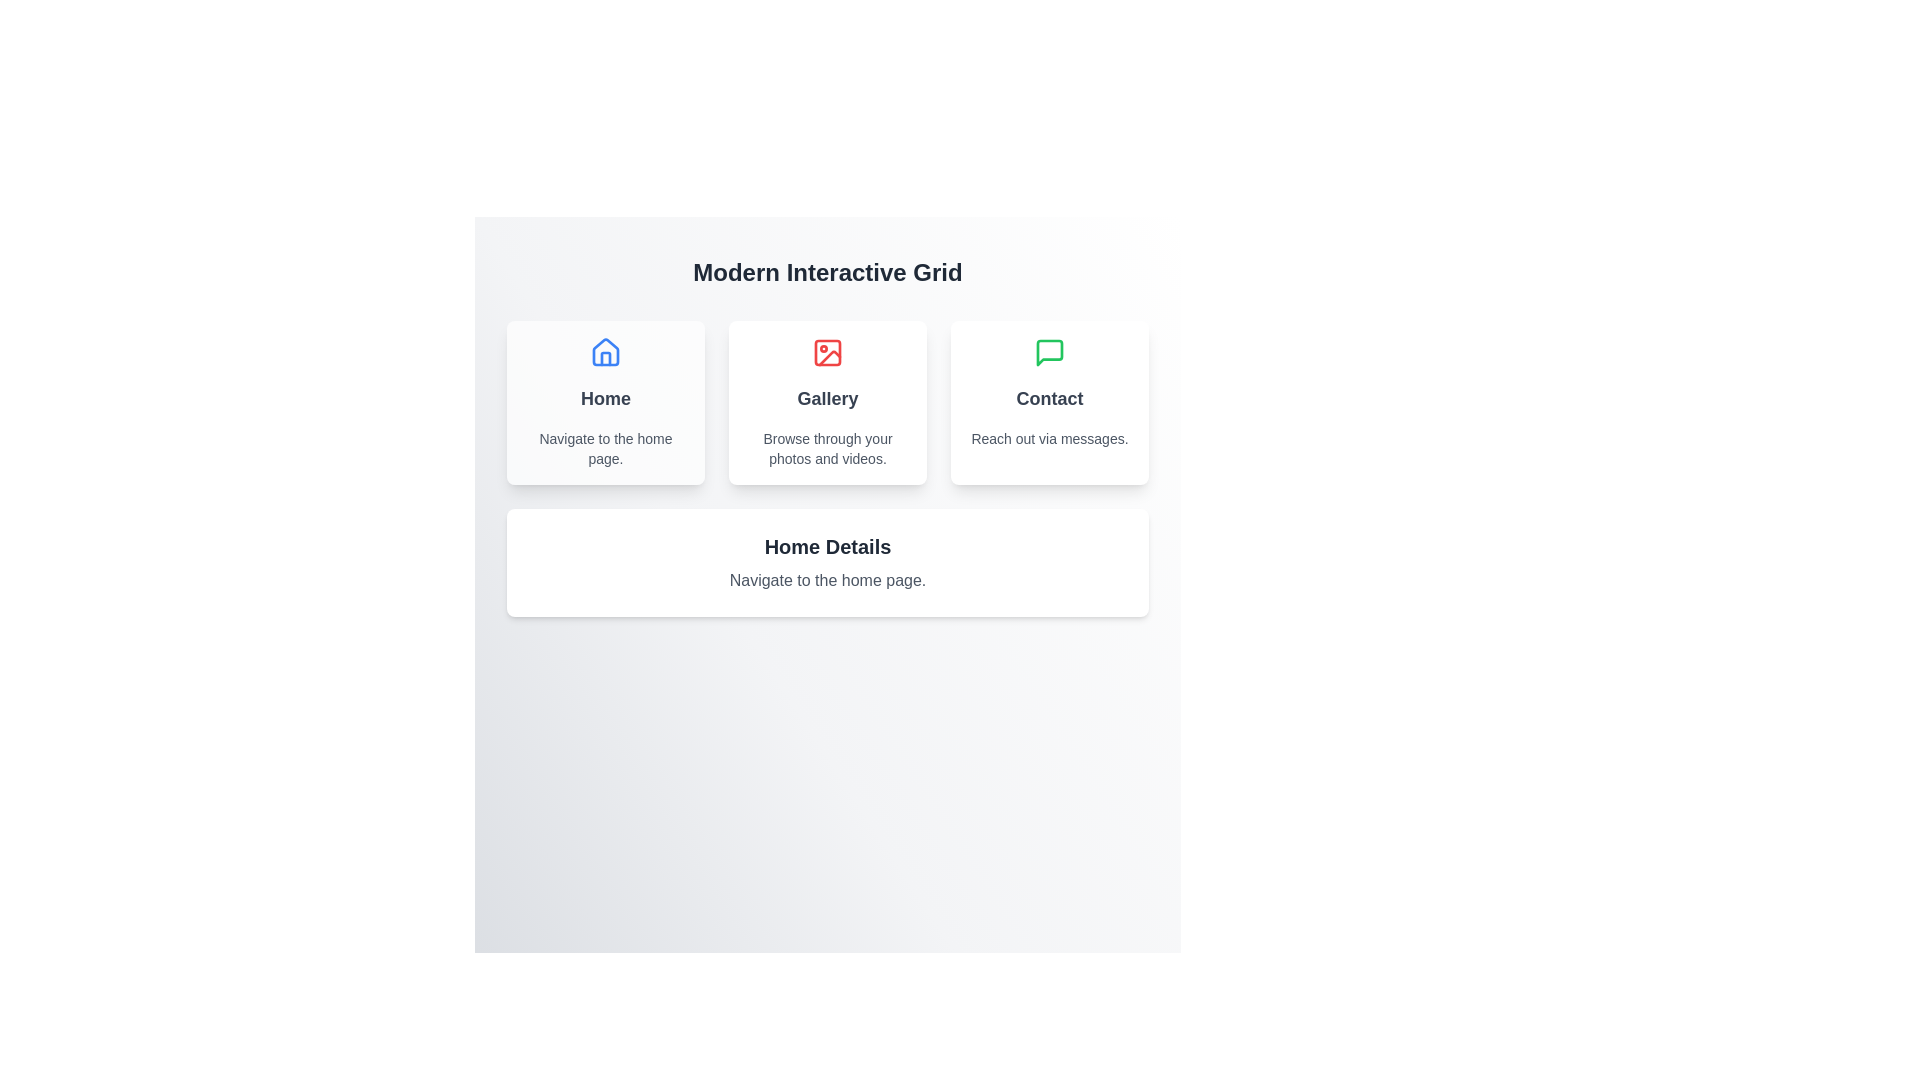 This screenshot has width=1920, height=1080. Describe the element at coordinates (827, 398) in the screenshot. I see `text label displaying the word 'Gallery' which is centrally aligned below a red image icon and above a description text in the second column of a three-column grid` at that location.